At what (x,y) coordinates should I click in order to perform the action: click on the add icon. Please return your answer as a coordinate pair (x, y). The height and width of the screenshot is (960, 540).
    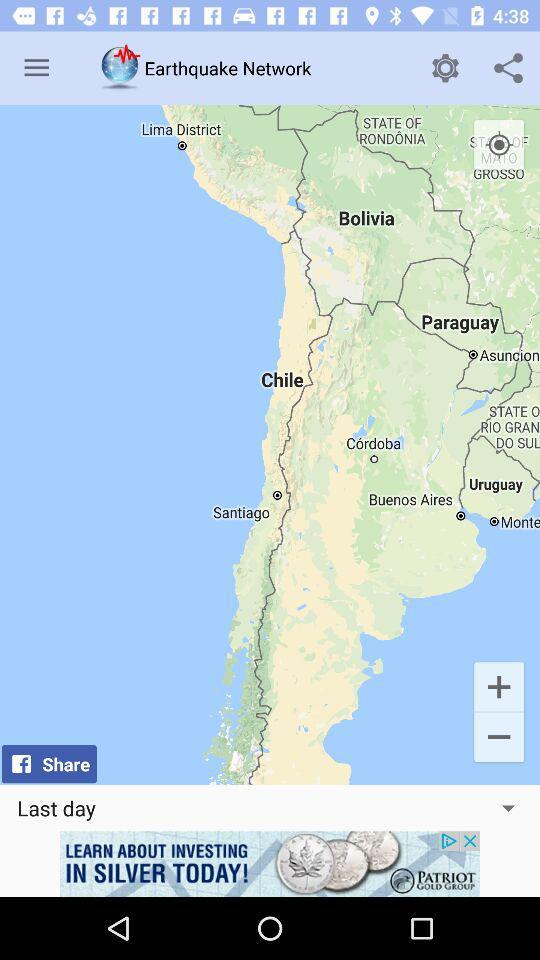
    Looking at the image, I should click on (498, 686).